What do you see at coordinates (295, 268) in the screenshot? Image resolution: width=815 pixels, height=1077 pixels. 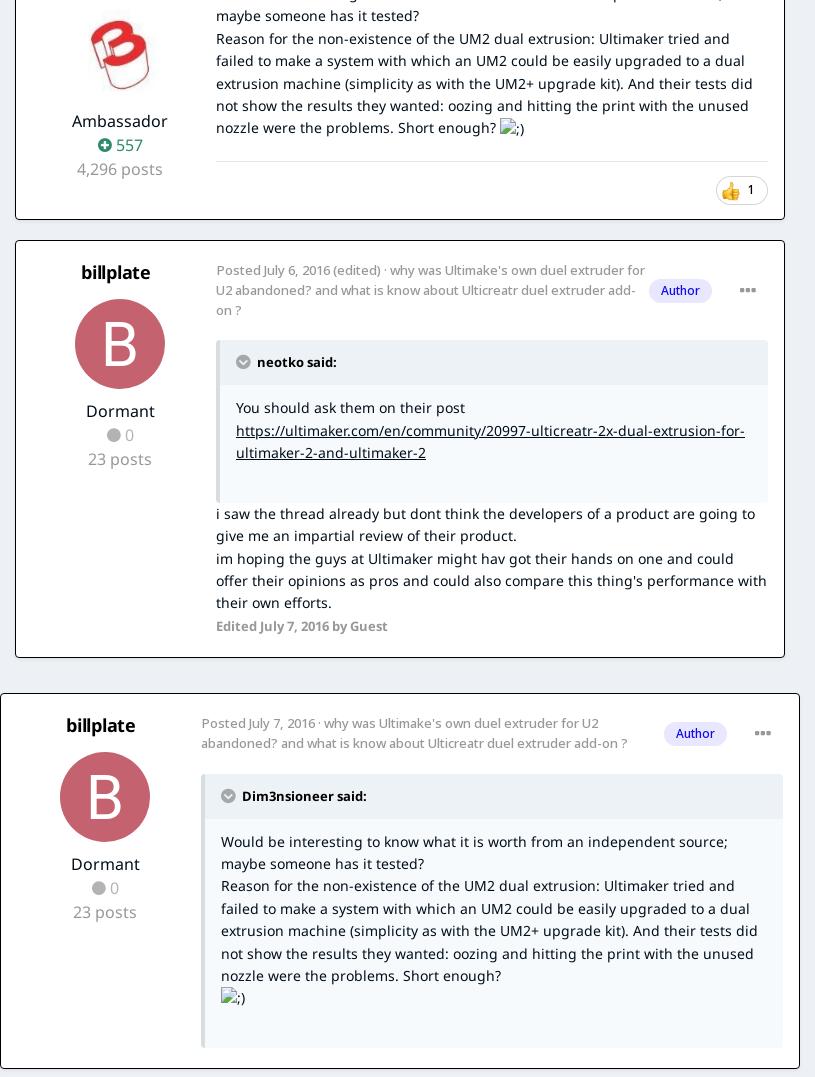 I see `'July 6, 2016'` at bounding box center [295, 268].